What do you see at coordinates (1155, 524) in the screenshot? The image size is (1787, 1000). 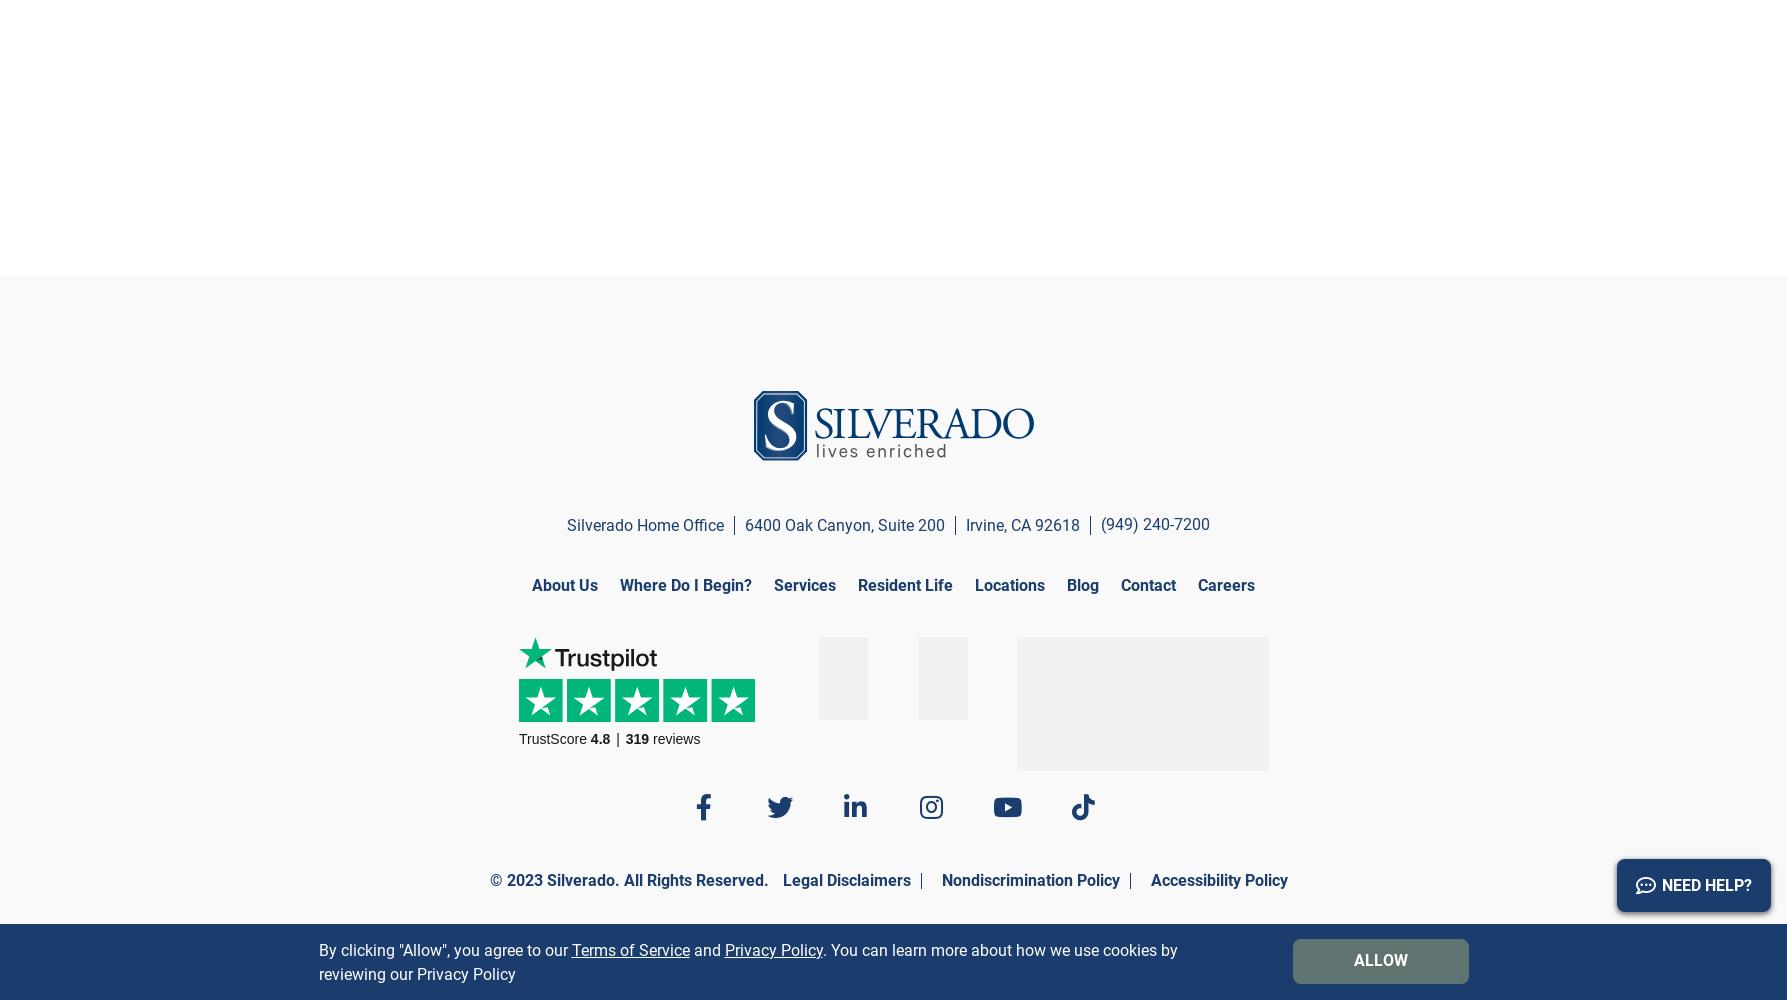 I see `'(949) 240-7200'` at bounding box center [1155, 524].